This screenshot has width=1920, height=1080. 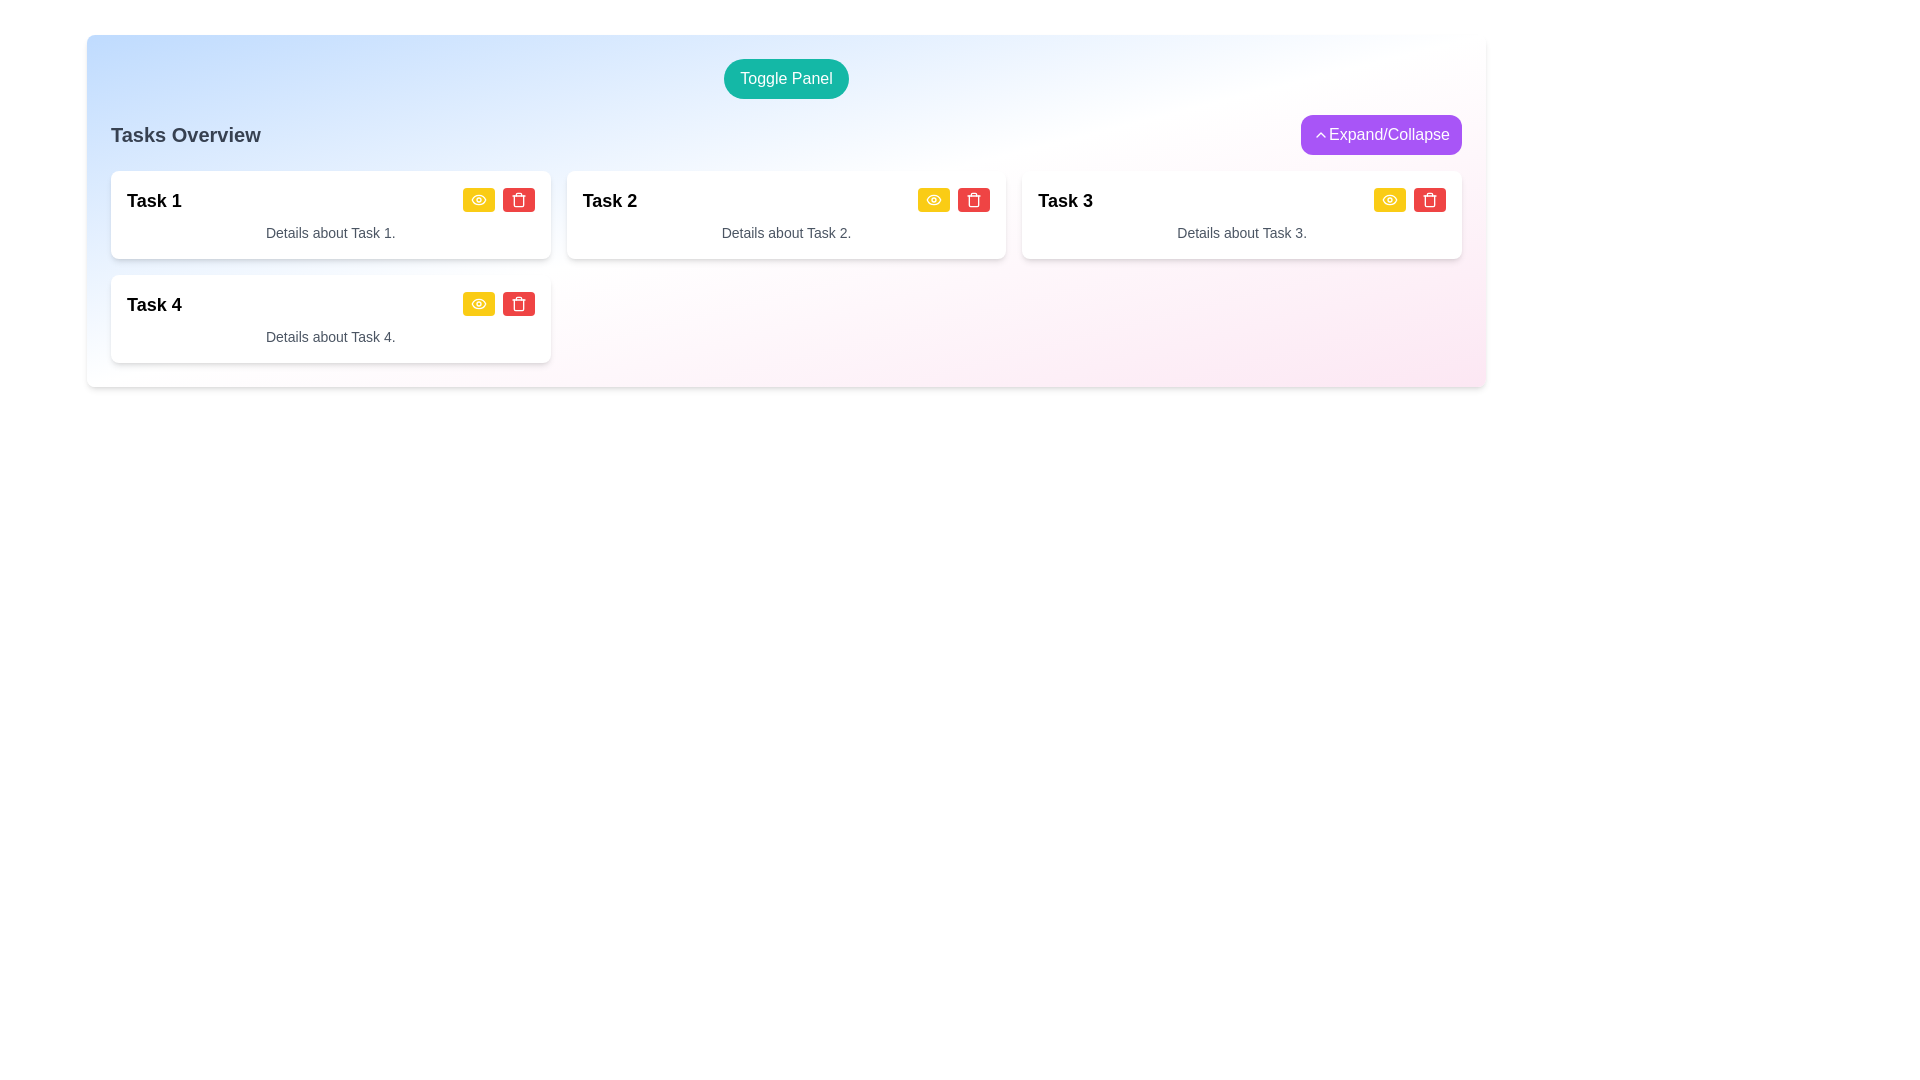 What do you see at coordinates (330, 335) in the screenshot?
I see `the text label that provides information about 'Task 4', located in the second row and first column of the task list section` at bounding box center [330, 335].